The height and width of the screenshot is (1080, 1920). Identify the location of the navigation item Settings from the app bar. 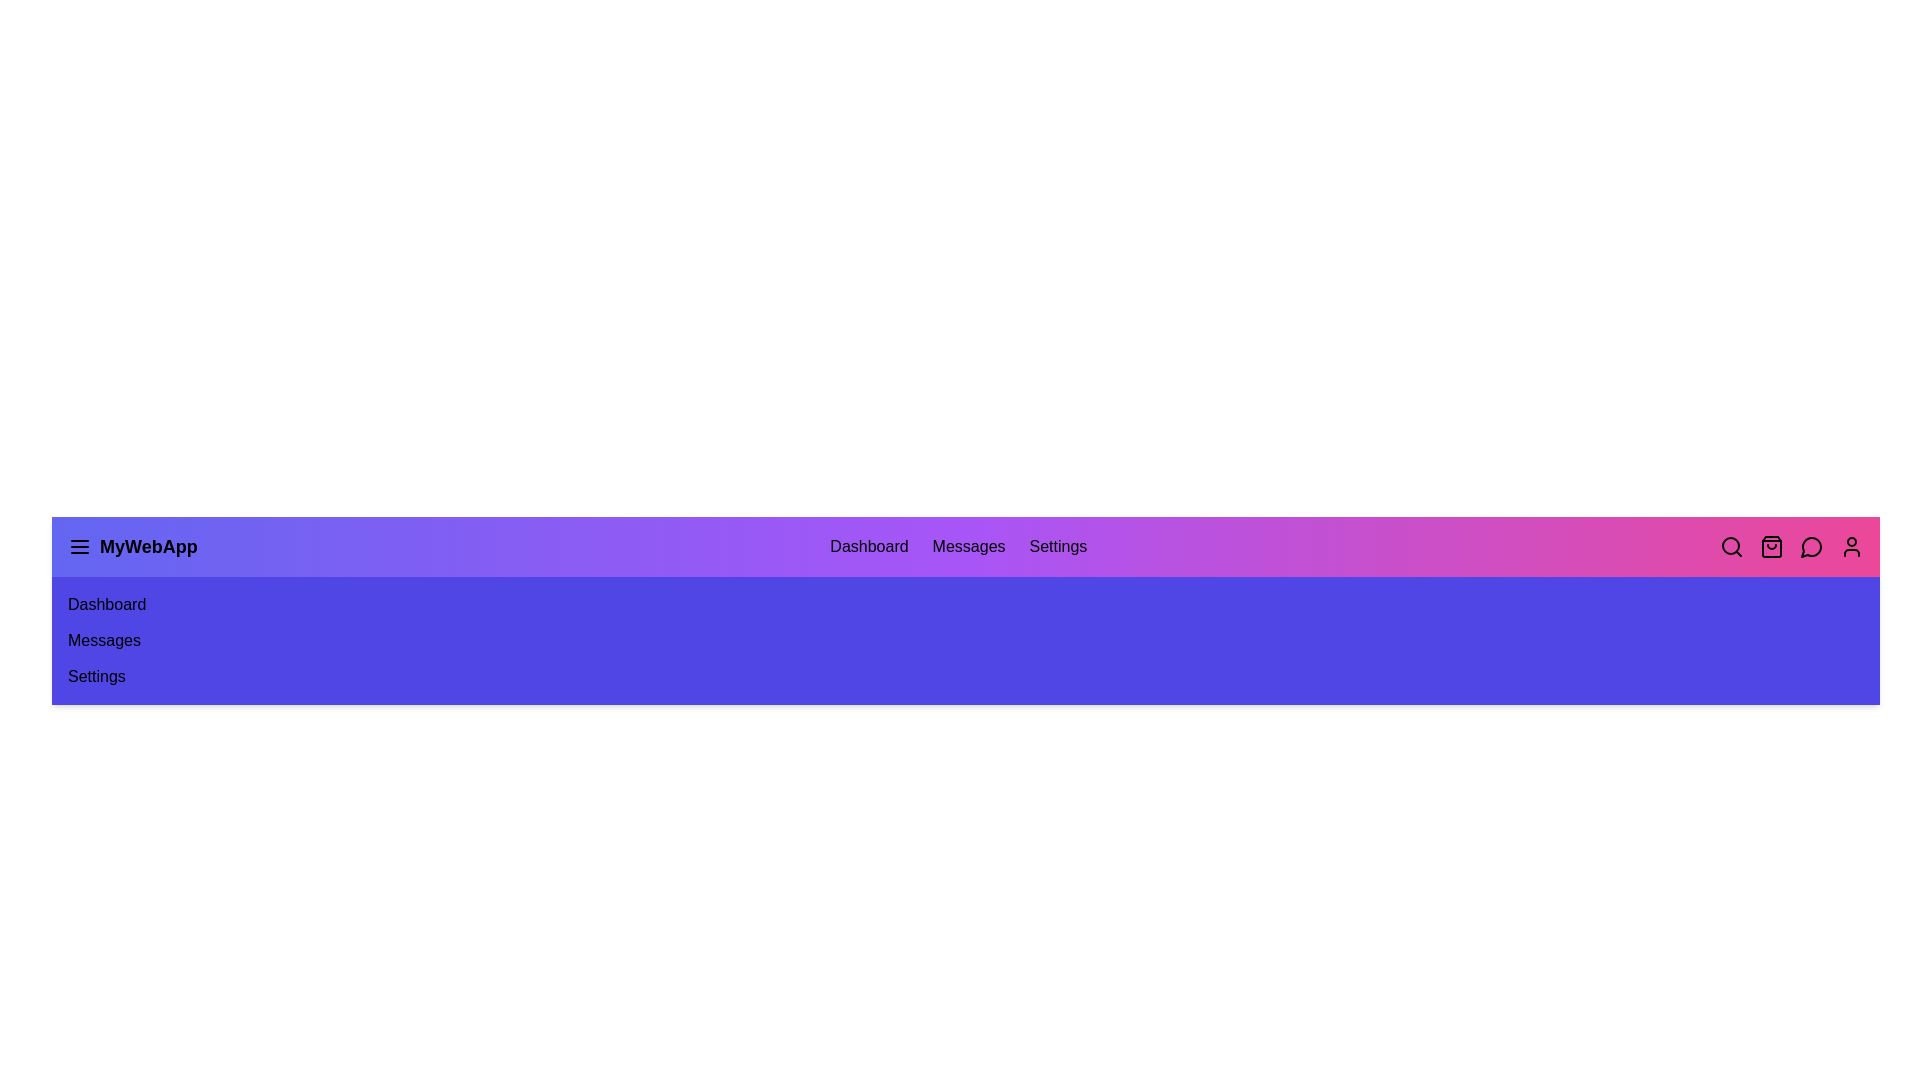
(1056, 547).